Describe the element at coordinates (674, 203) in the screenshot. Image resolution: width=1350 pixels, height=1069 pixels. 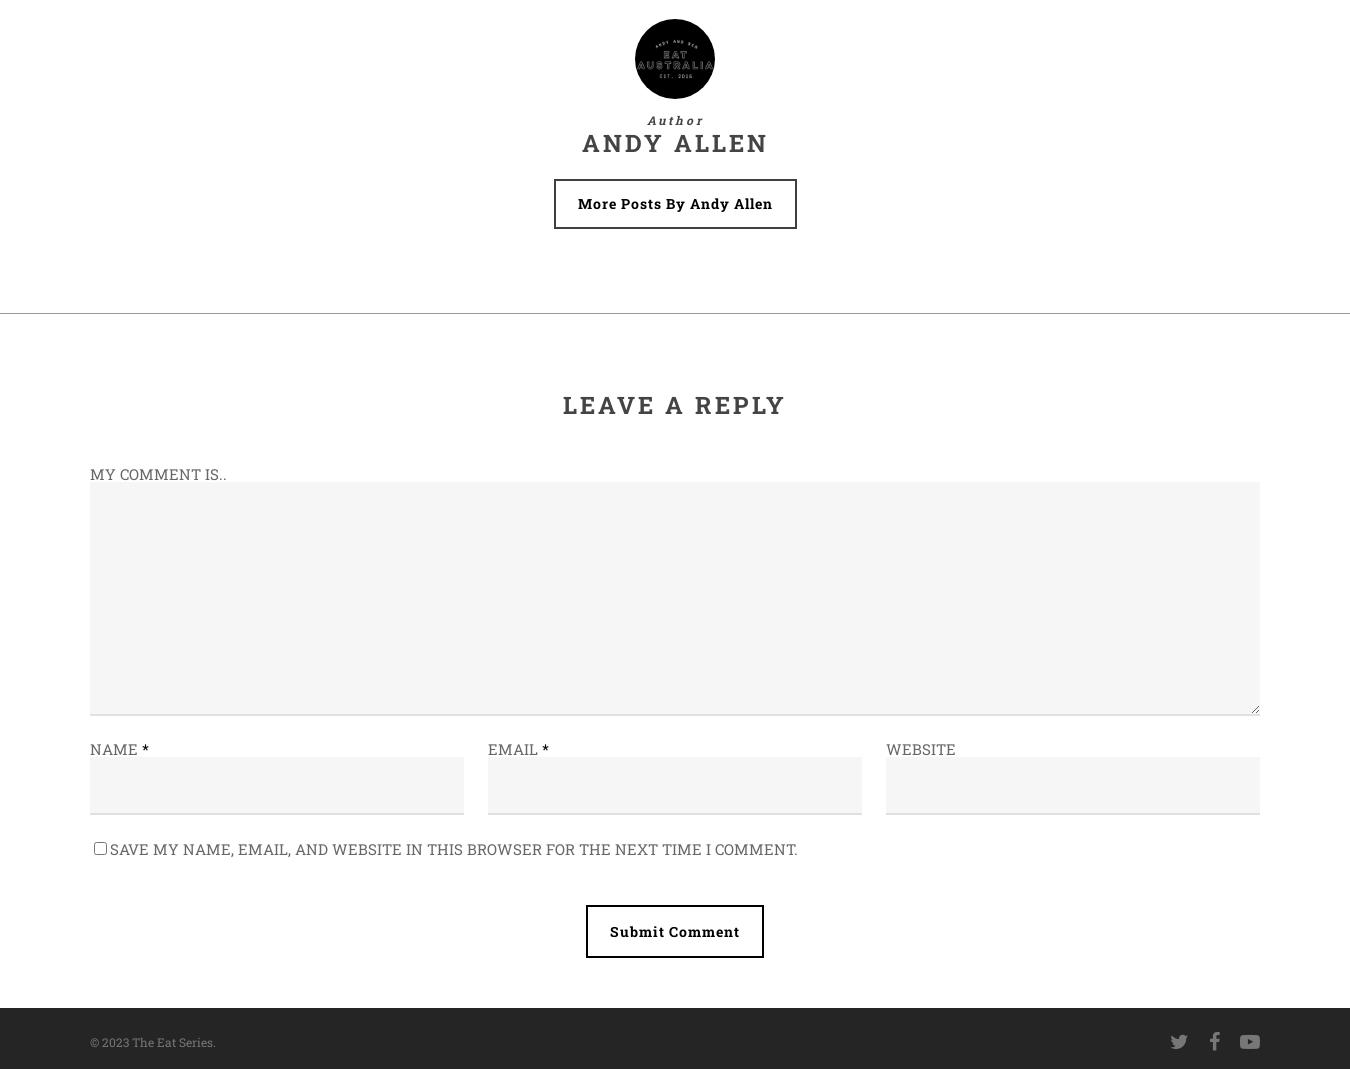
I see `'More posts by Andy Allen'` at that location.